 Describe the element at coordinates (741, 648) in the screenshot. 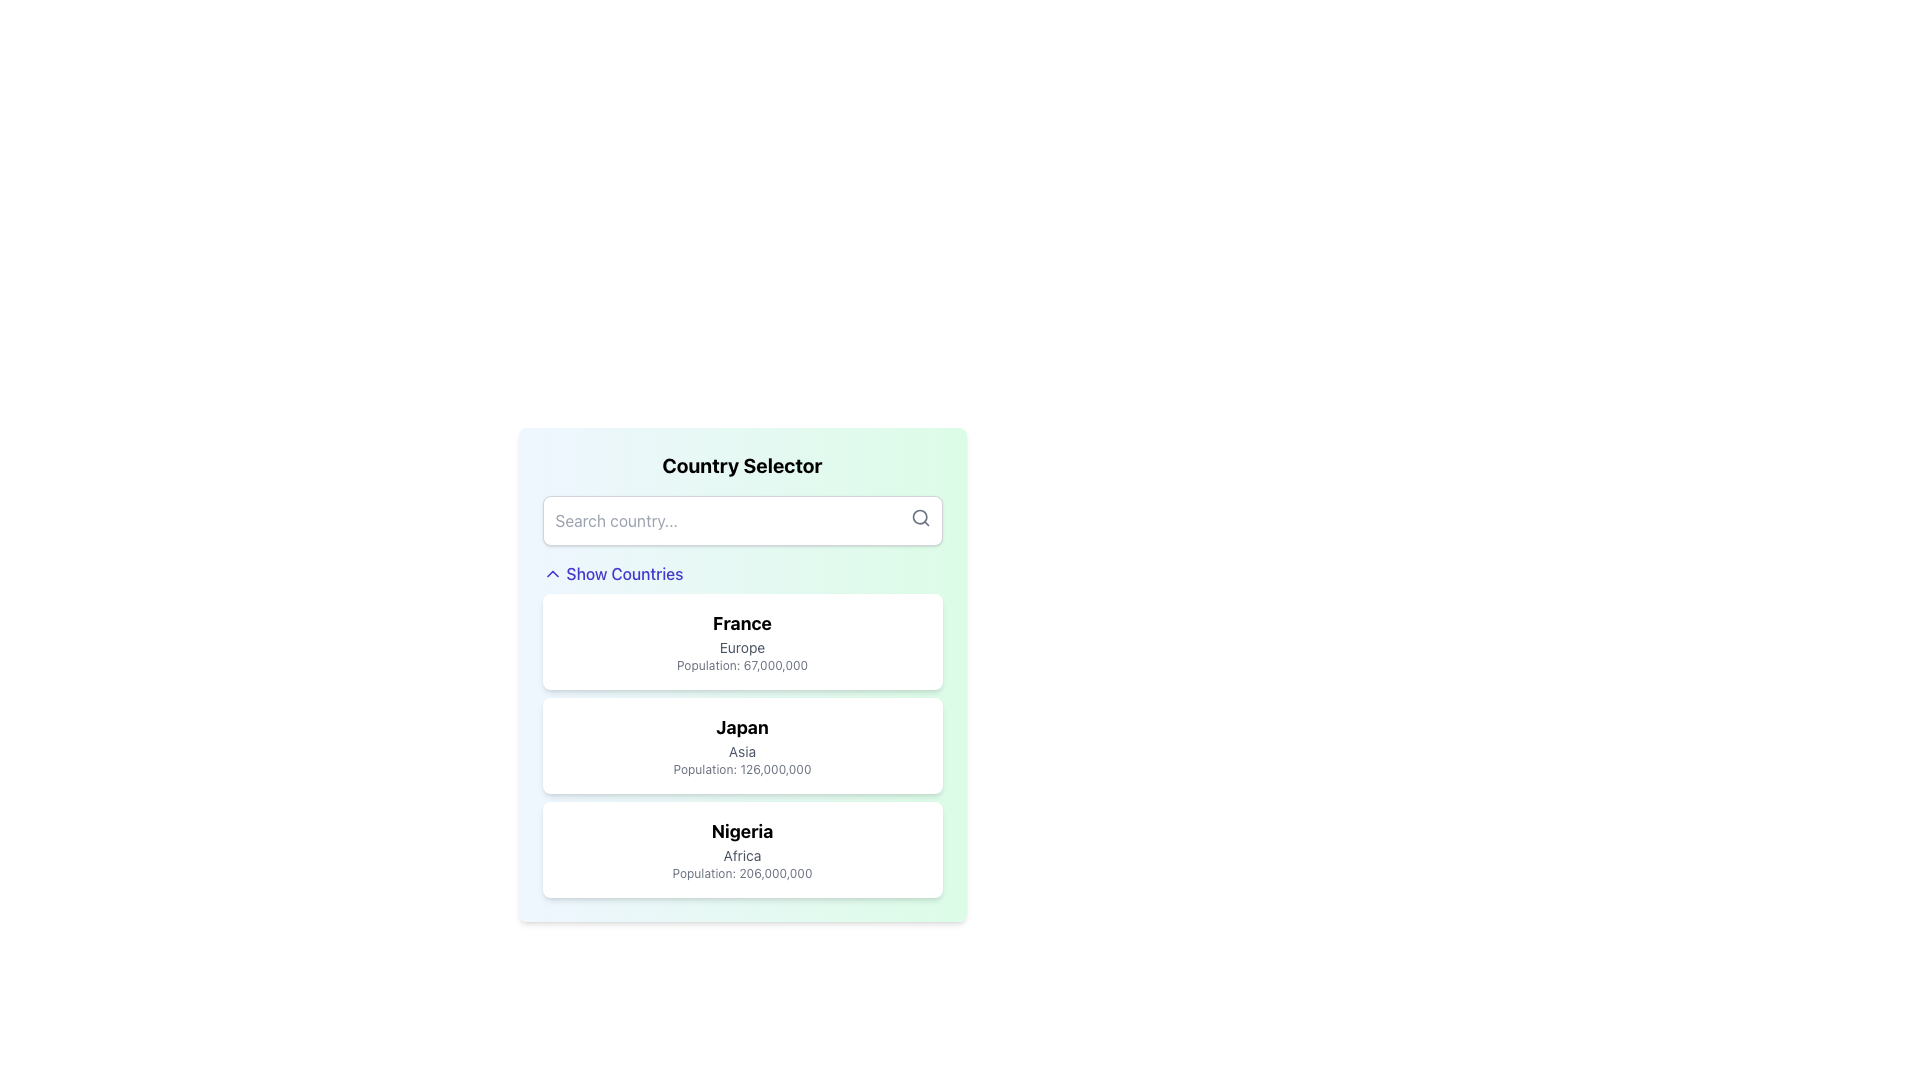

I see `the static text display showing 'Europe', which is styled in a smaller, gray font and located below the title 'France' within a rounded rectangle card` at that location.